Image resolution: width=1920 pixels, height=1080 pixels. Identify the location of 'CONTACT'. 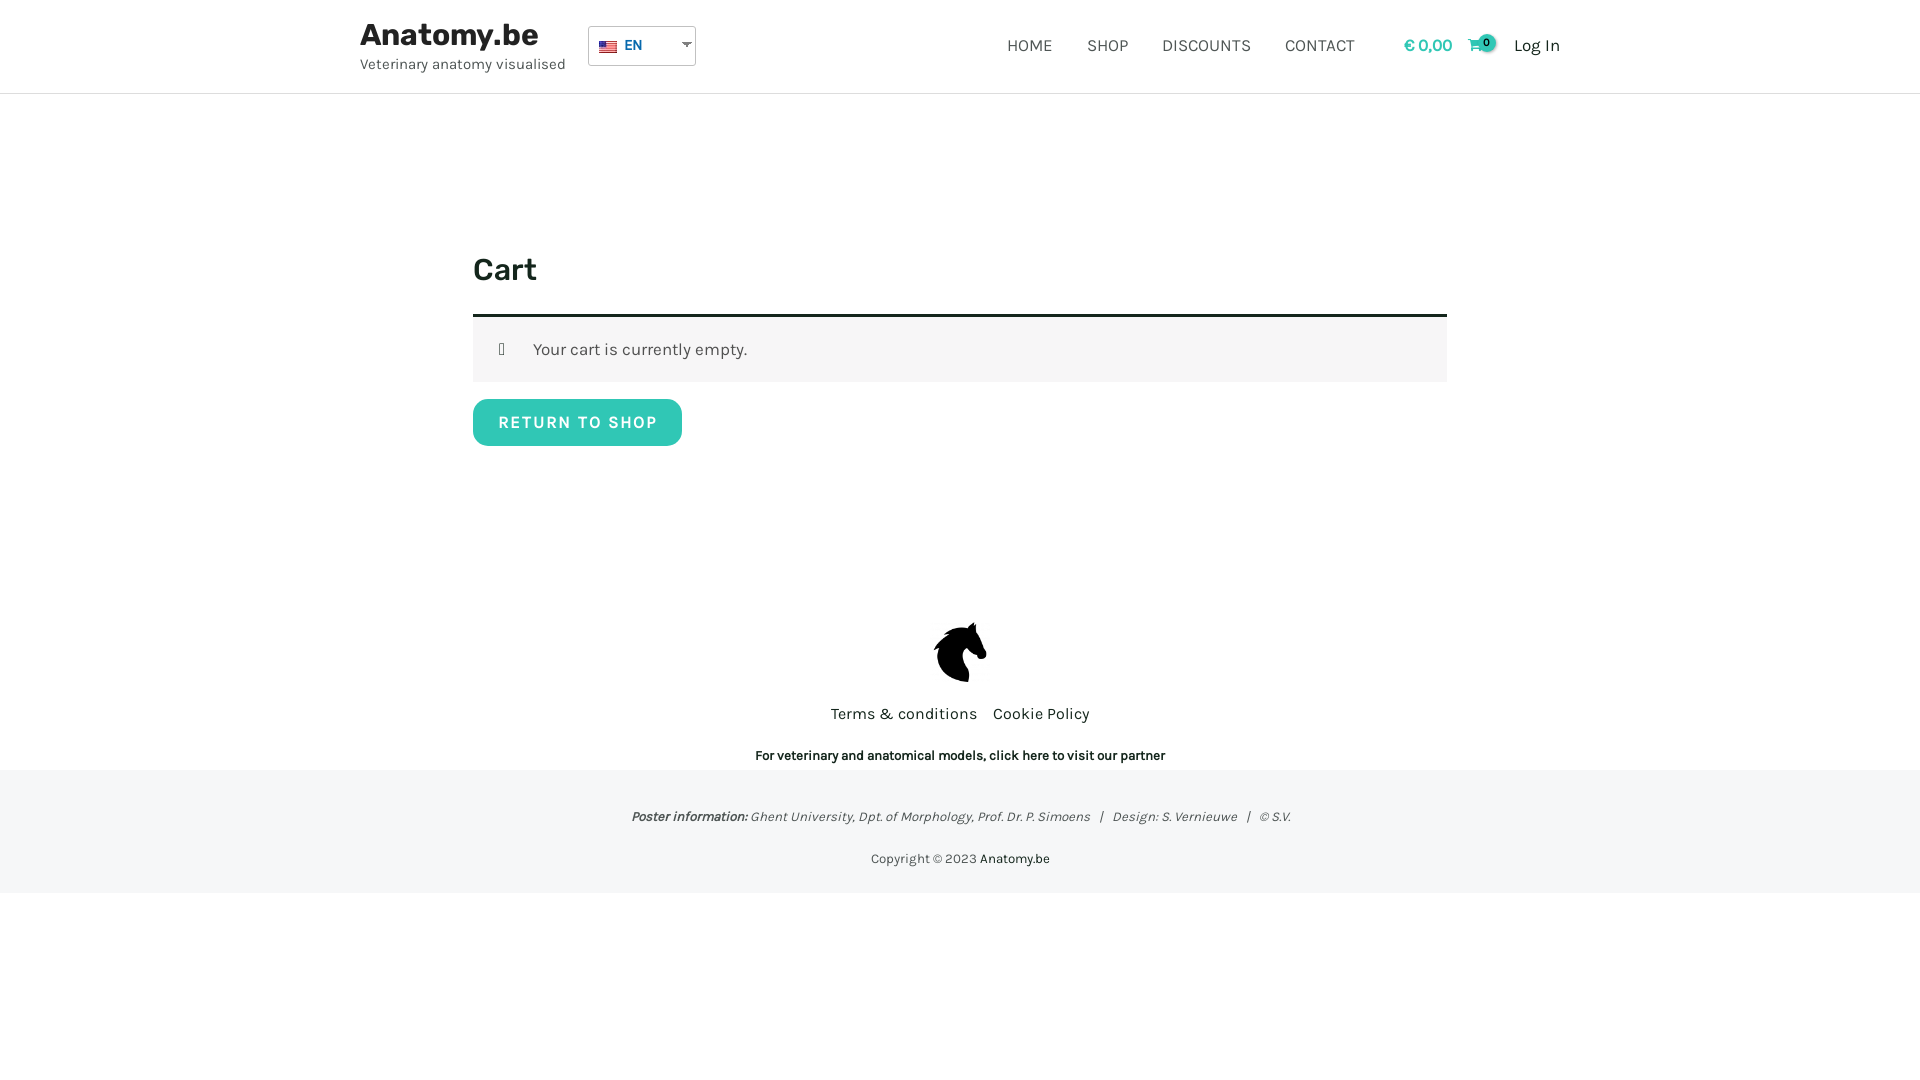
(1320, 45).